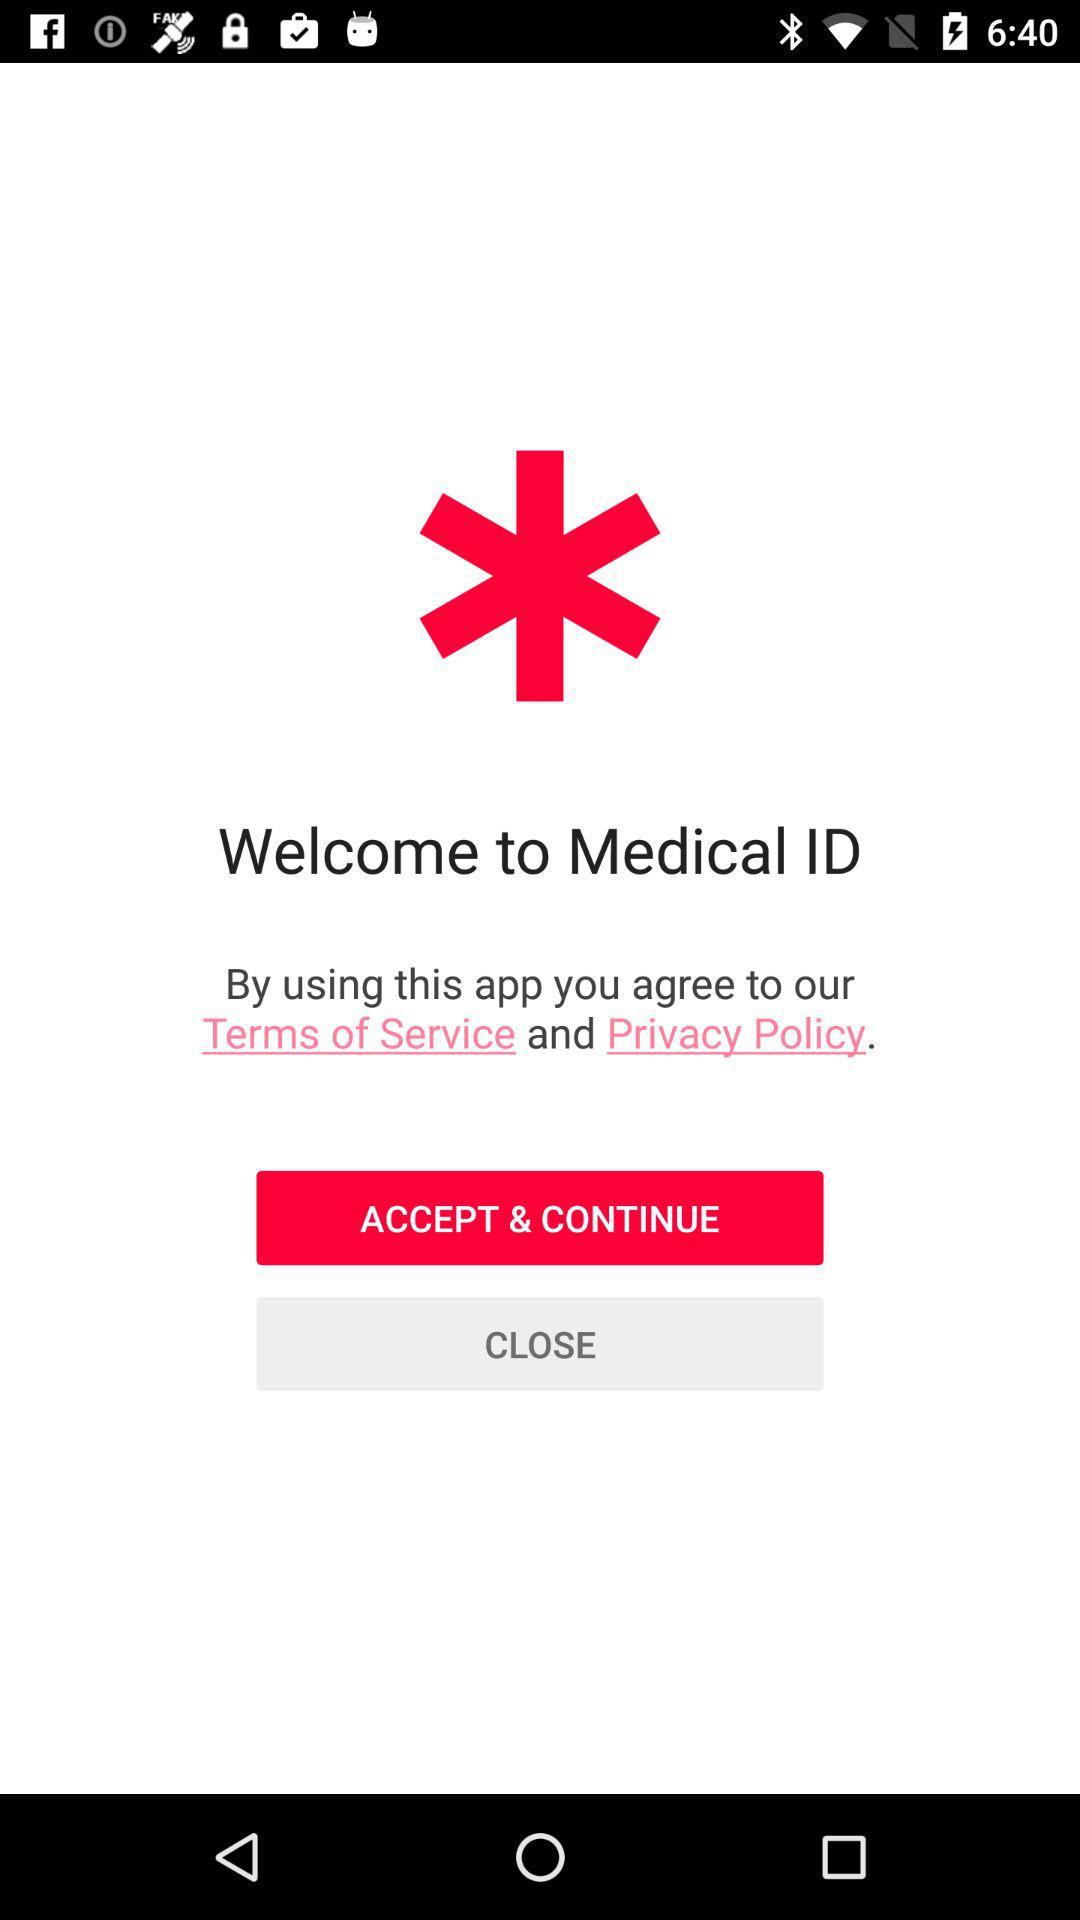  I want to click on by using this item, so click(540, 1007).